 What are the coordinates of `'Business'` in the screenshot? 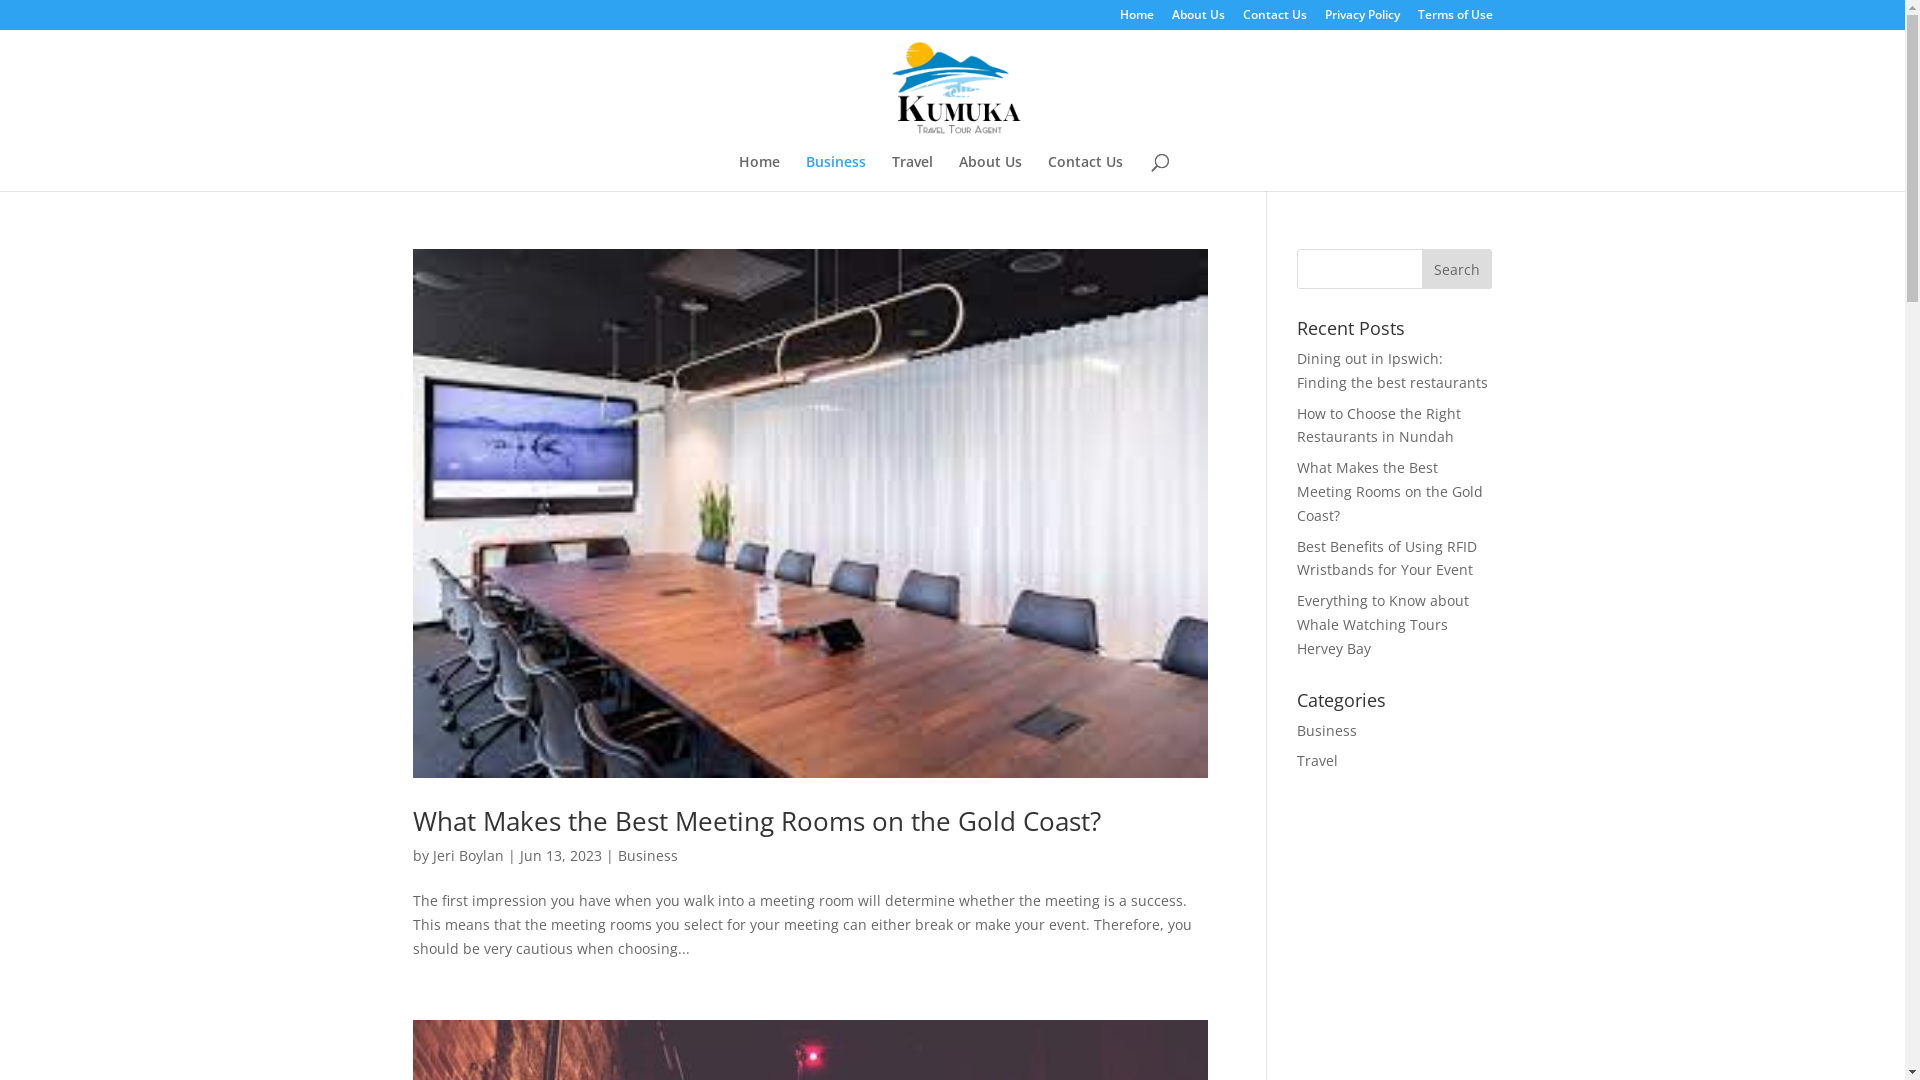 It's located at (835, 172).